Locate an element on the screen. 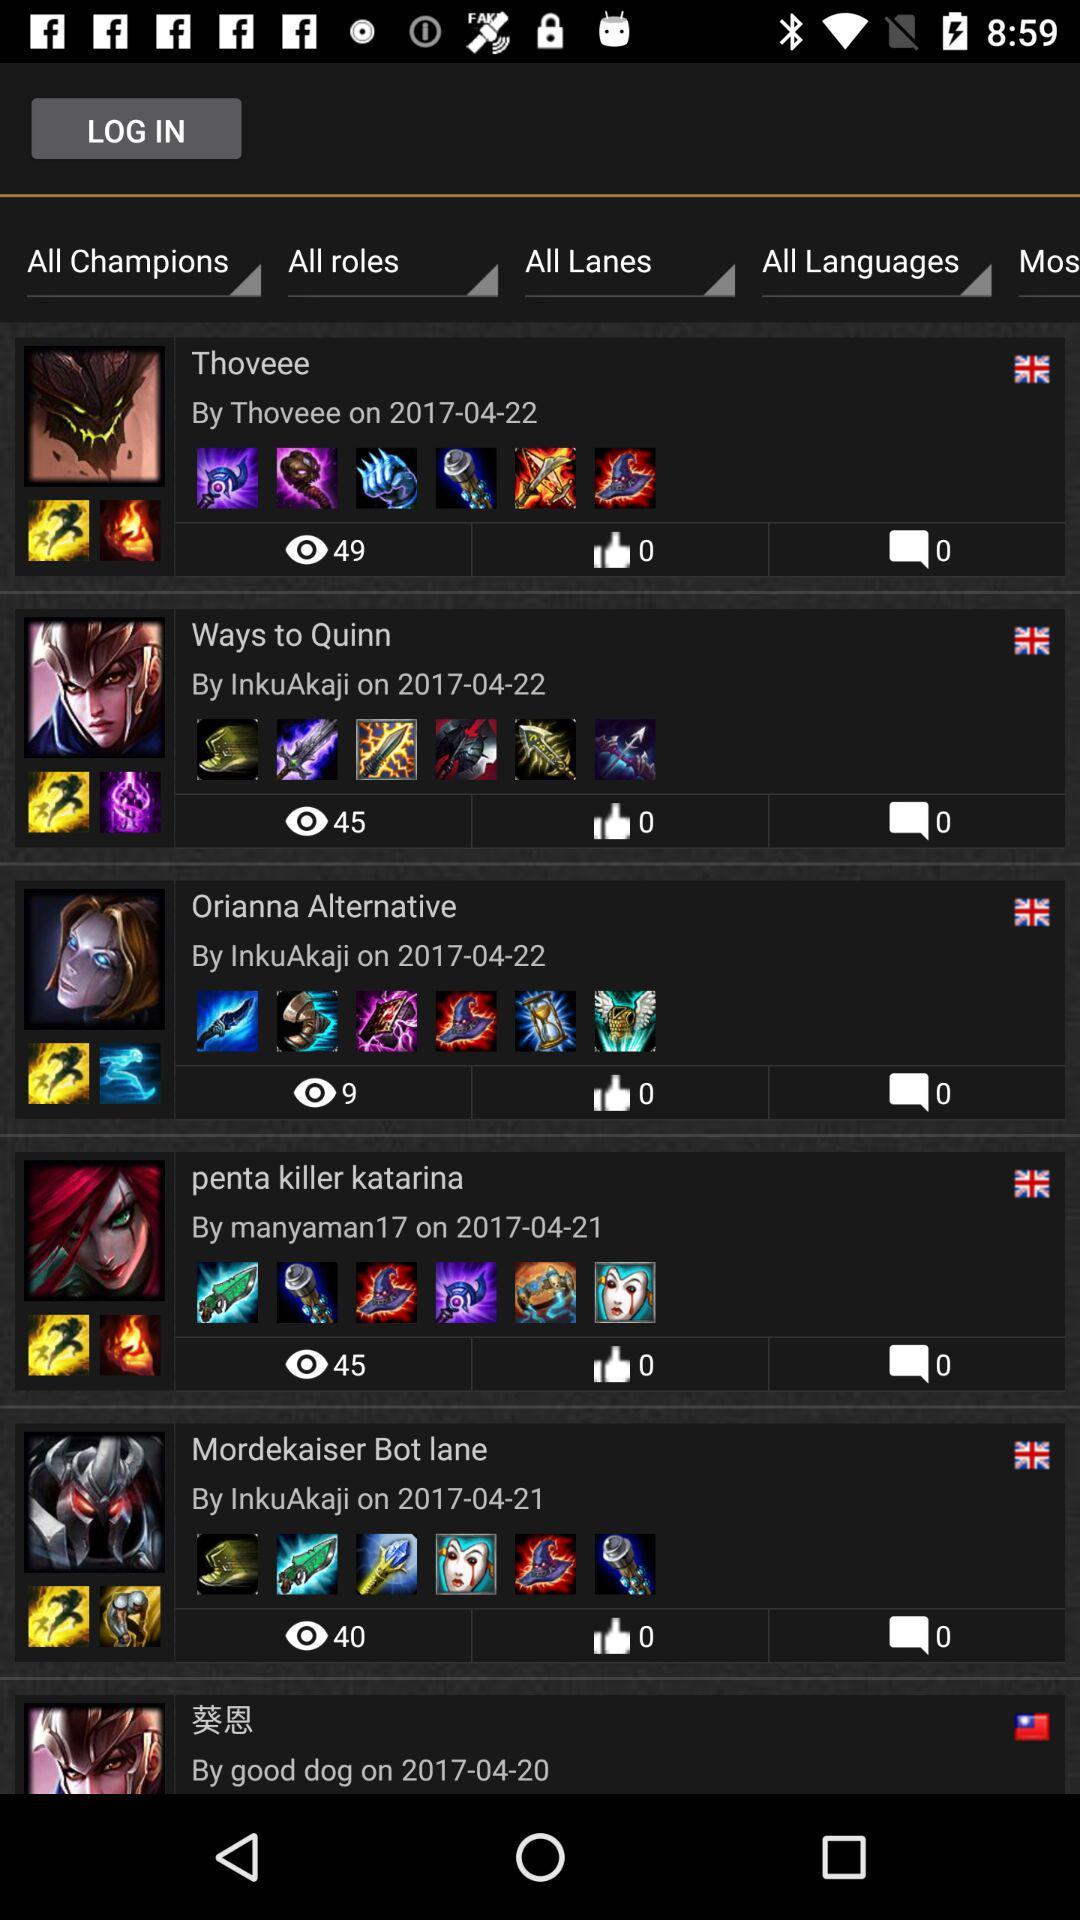  the item next to all roles is located at coordinates (628, 260).